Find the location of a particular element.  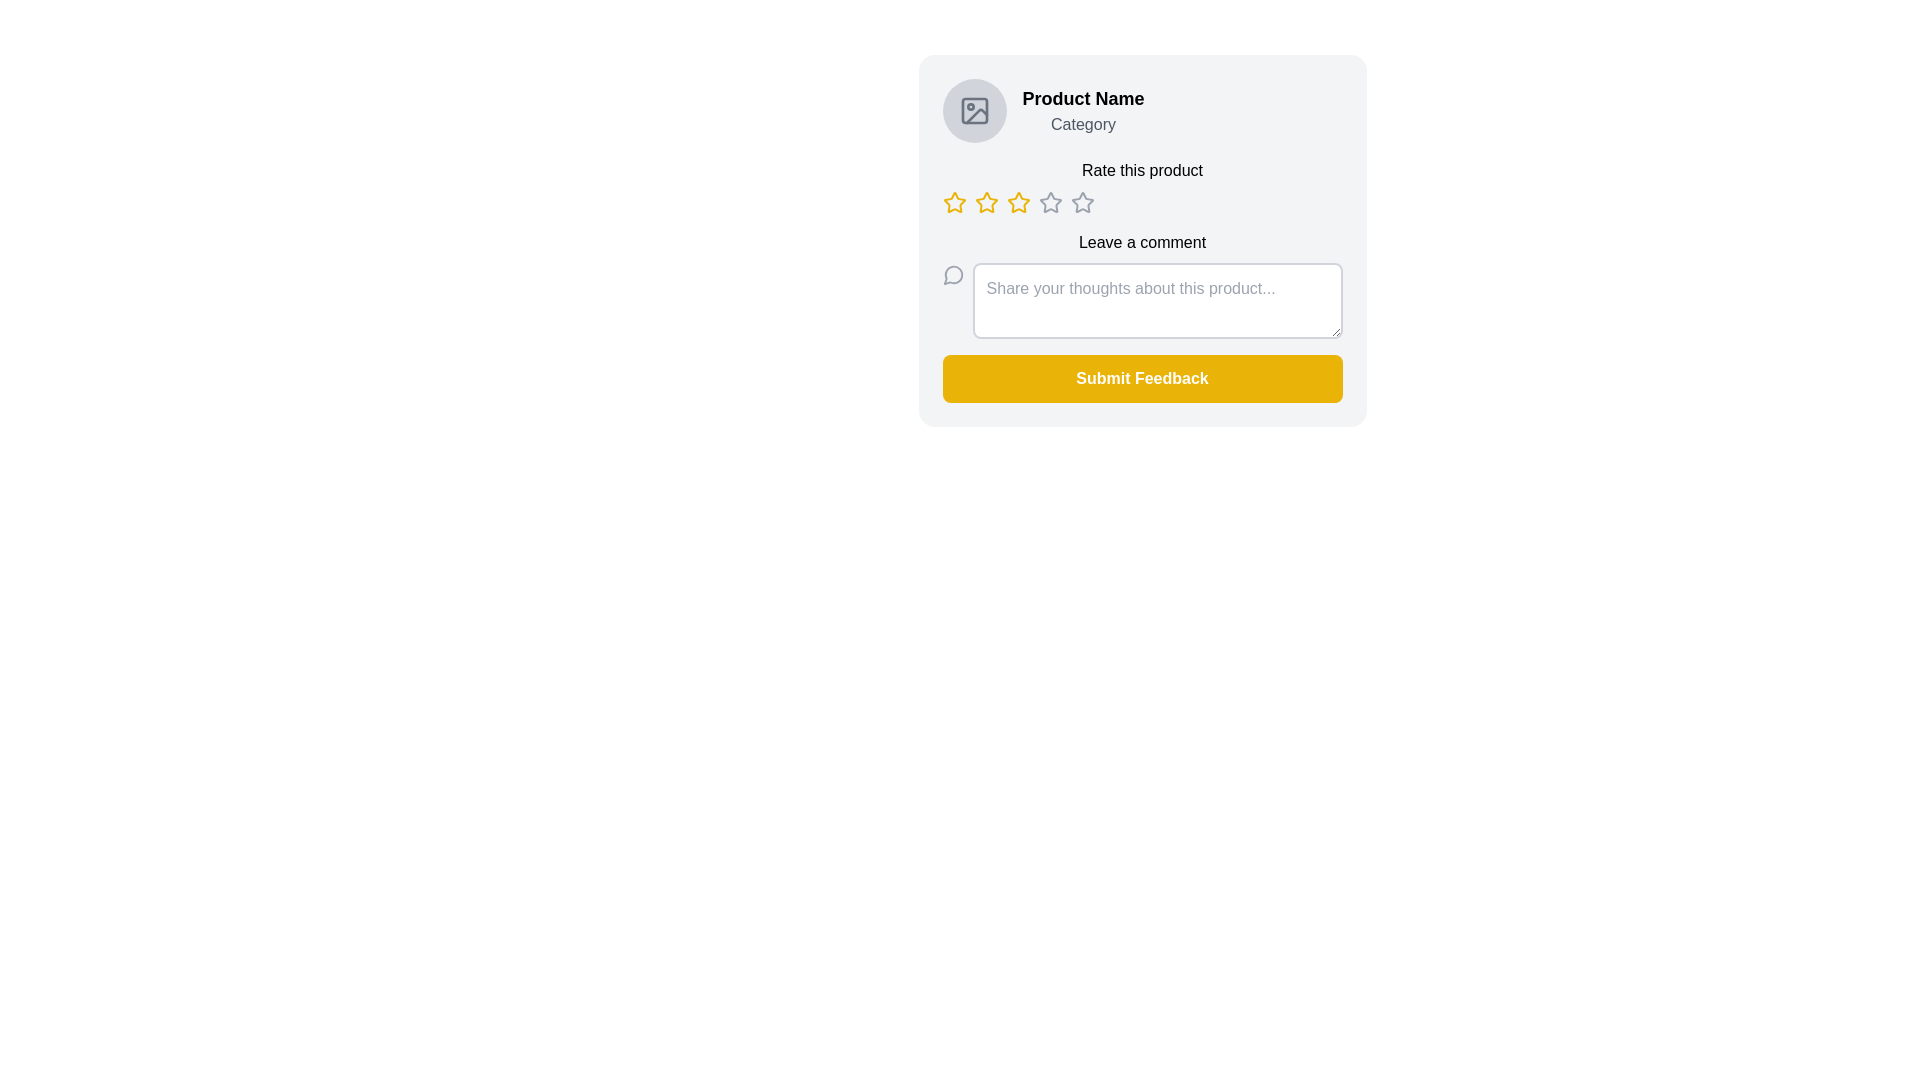

the fourth rating star icon with a gray stroke is located at coordinates (1081, 202).